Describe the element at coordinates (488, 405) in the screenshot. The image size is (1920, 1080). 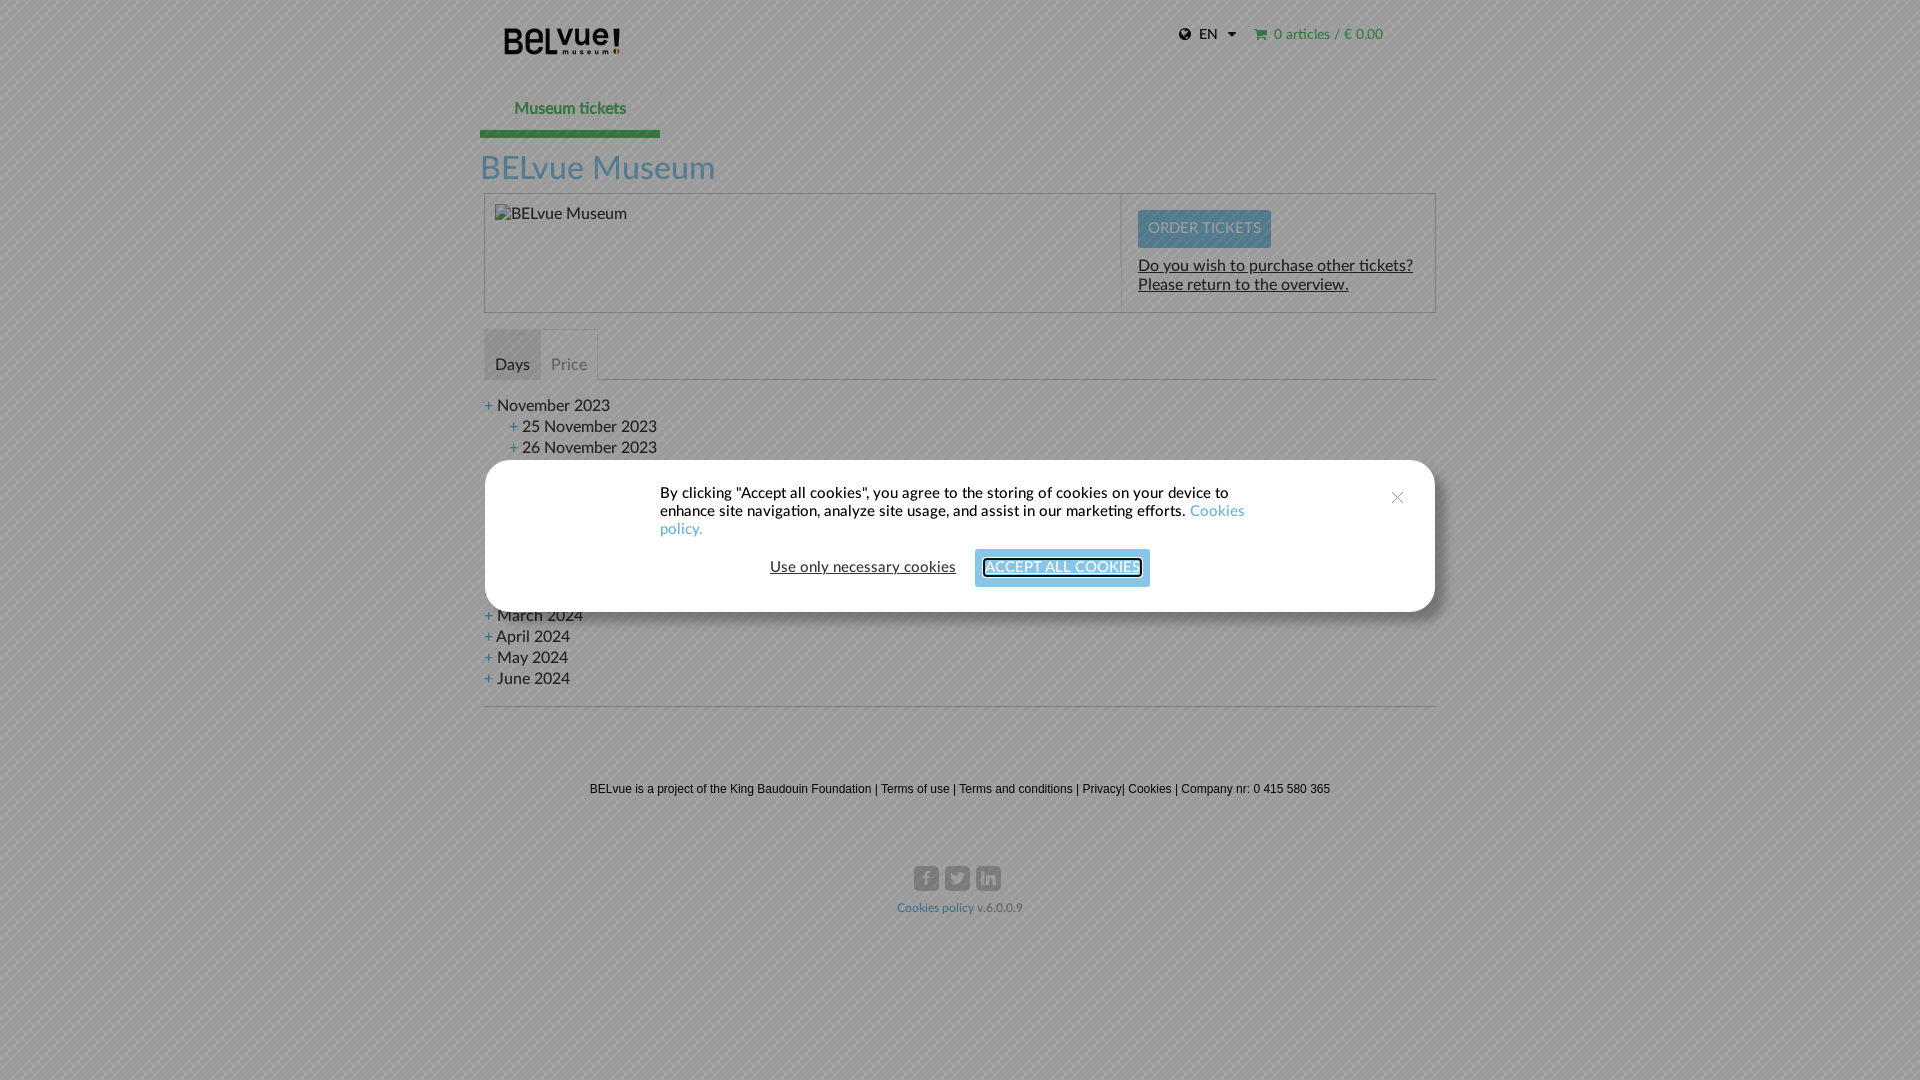
I see `'+'` at that location.